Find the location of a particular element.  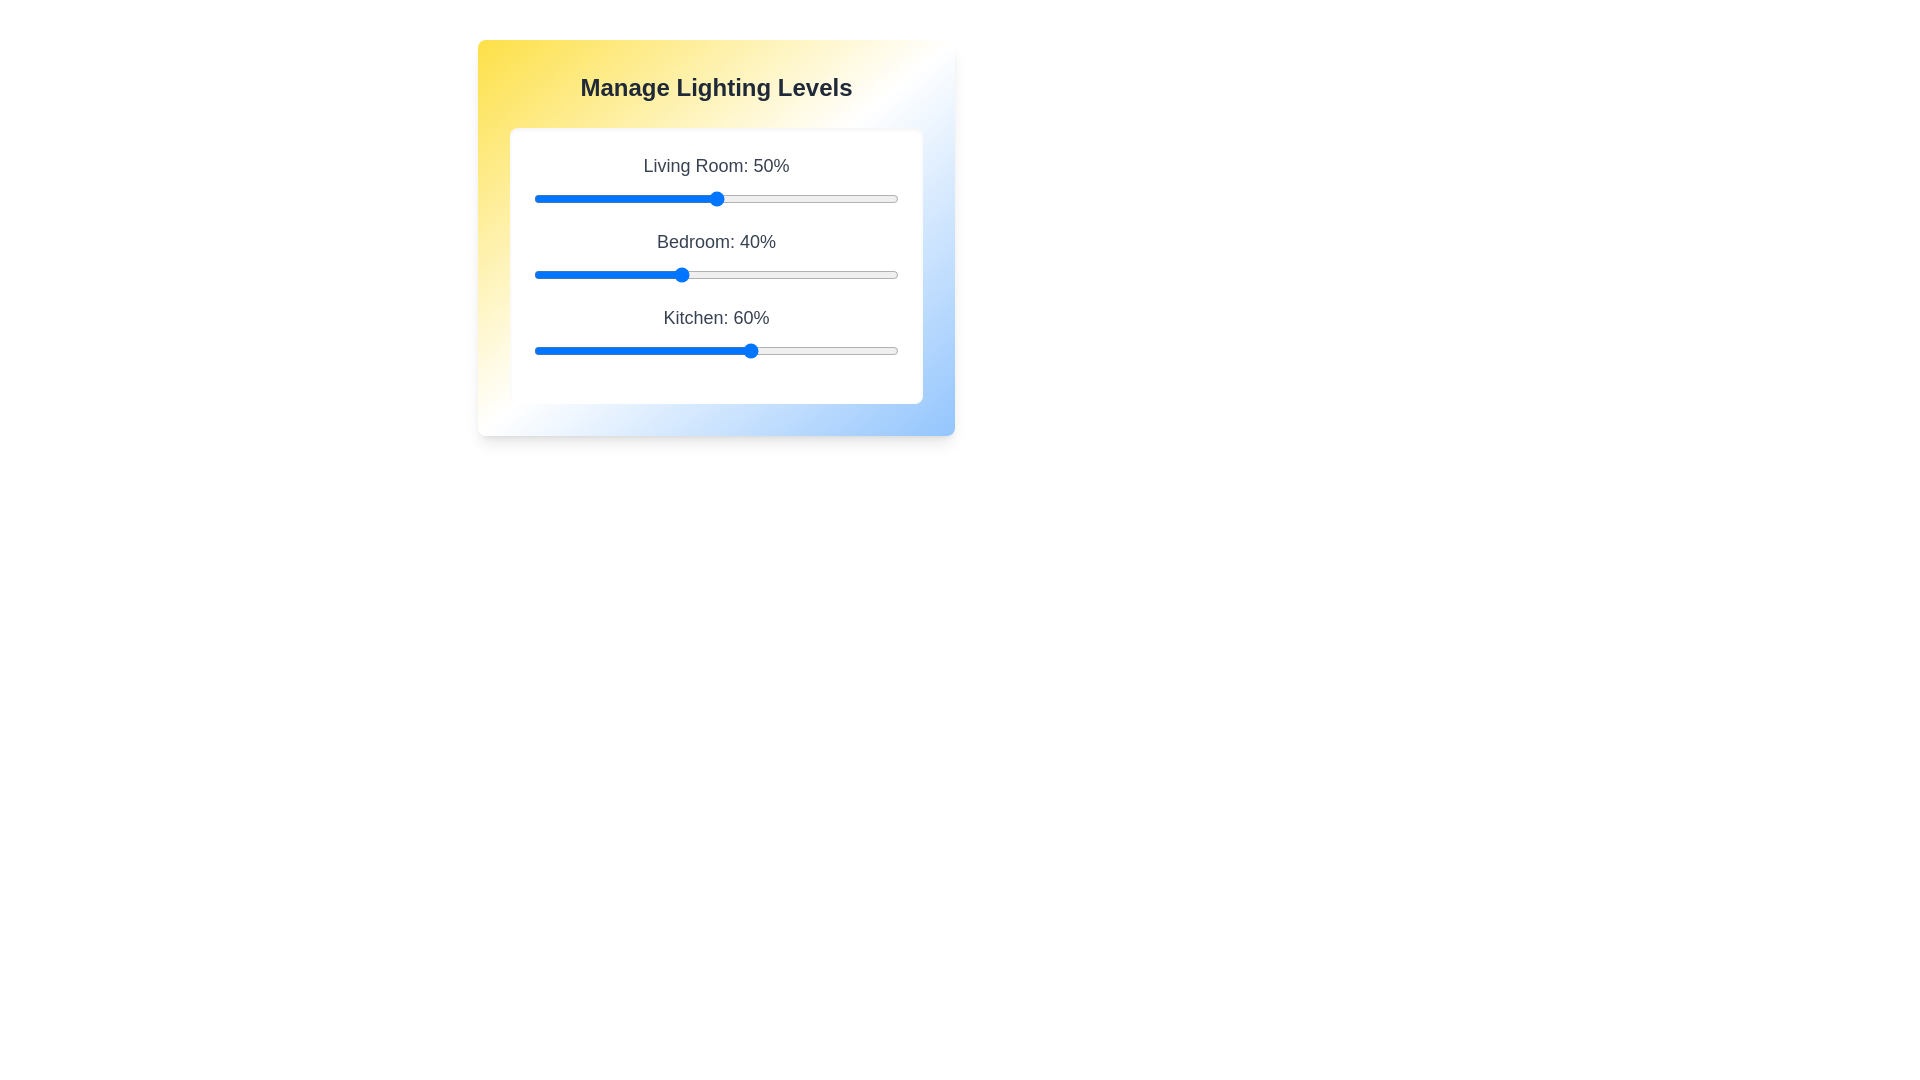

the Living Room lighting slider to 41% is located at coordinates (683, 199).